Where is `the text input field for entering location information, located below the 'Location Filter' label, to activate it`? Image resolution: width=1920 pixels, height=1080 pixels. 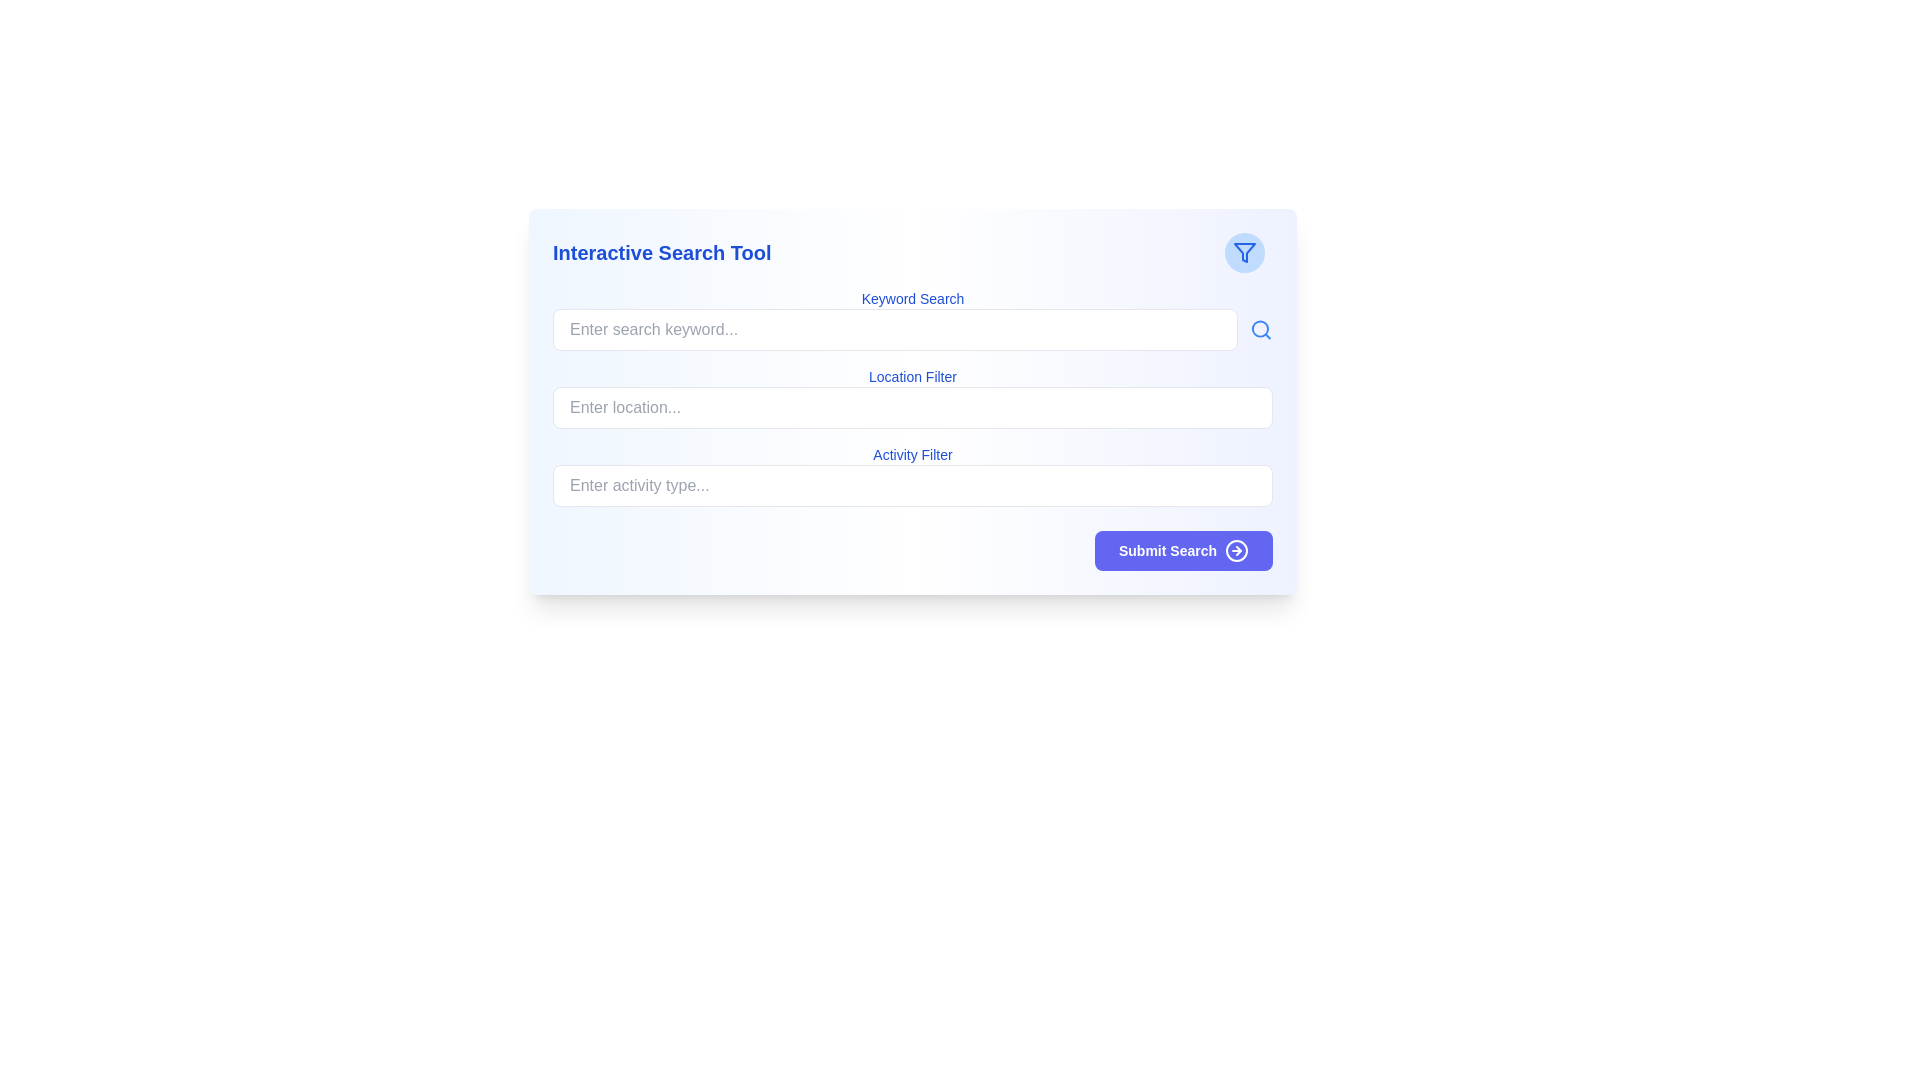 the text input field for entering location information, located below the 'Location Filter' label, to activate it is located at coordinates (911, 407).